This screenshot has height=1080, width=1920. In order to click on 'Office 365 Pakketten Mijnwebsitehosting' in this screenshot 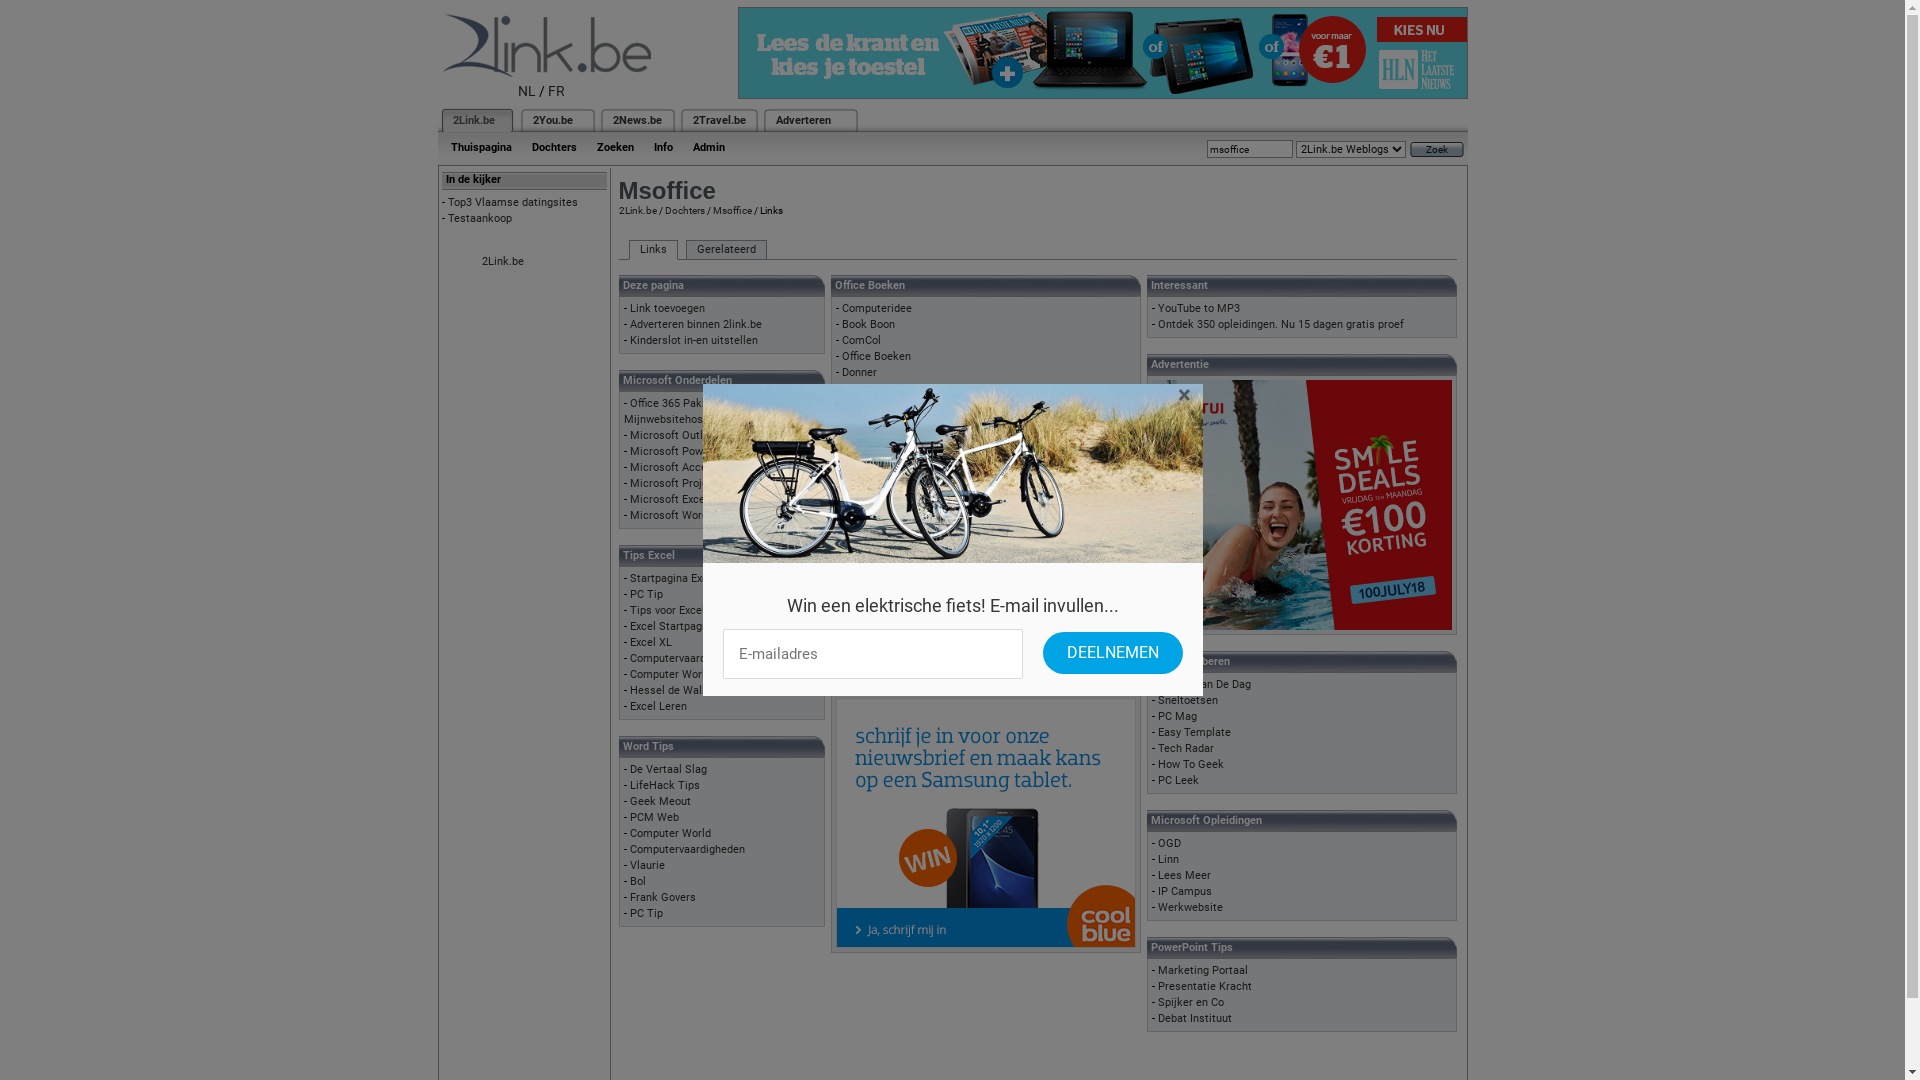, I will do `click(623, 410)`.